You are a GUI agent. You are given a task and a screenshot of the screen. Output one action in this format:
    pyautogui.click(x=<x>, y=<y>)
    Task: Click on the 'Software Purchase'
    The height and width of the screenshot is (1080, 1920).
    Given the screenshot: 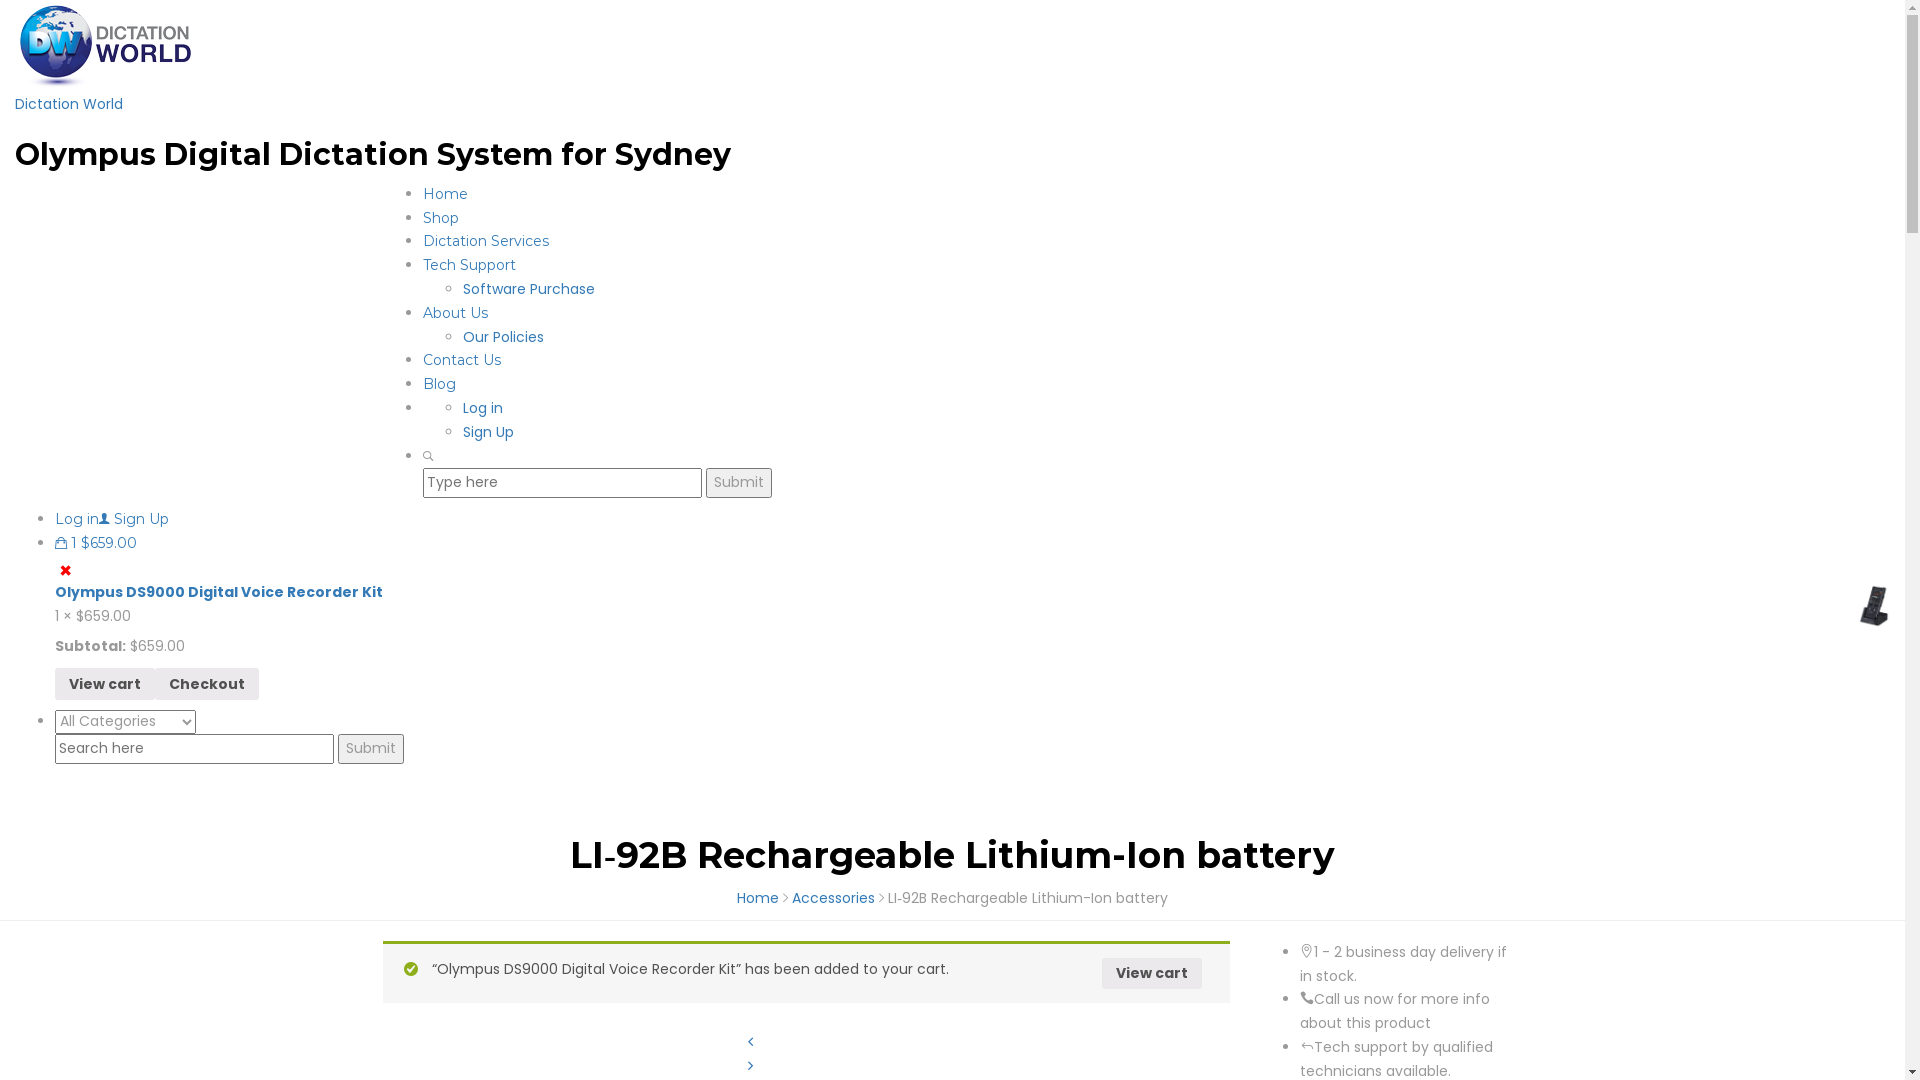 What is the action you would take?
    pyautogui.click(x=528, y=289)
    